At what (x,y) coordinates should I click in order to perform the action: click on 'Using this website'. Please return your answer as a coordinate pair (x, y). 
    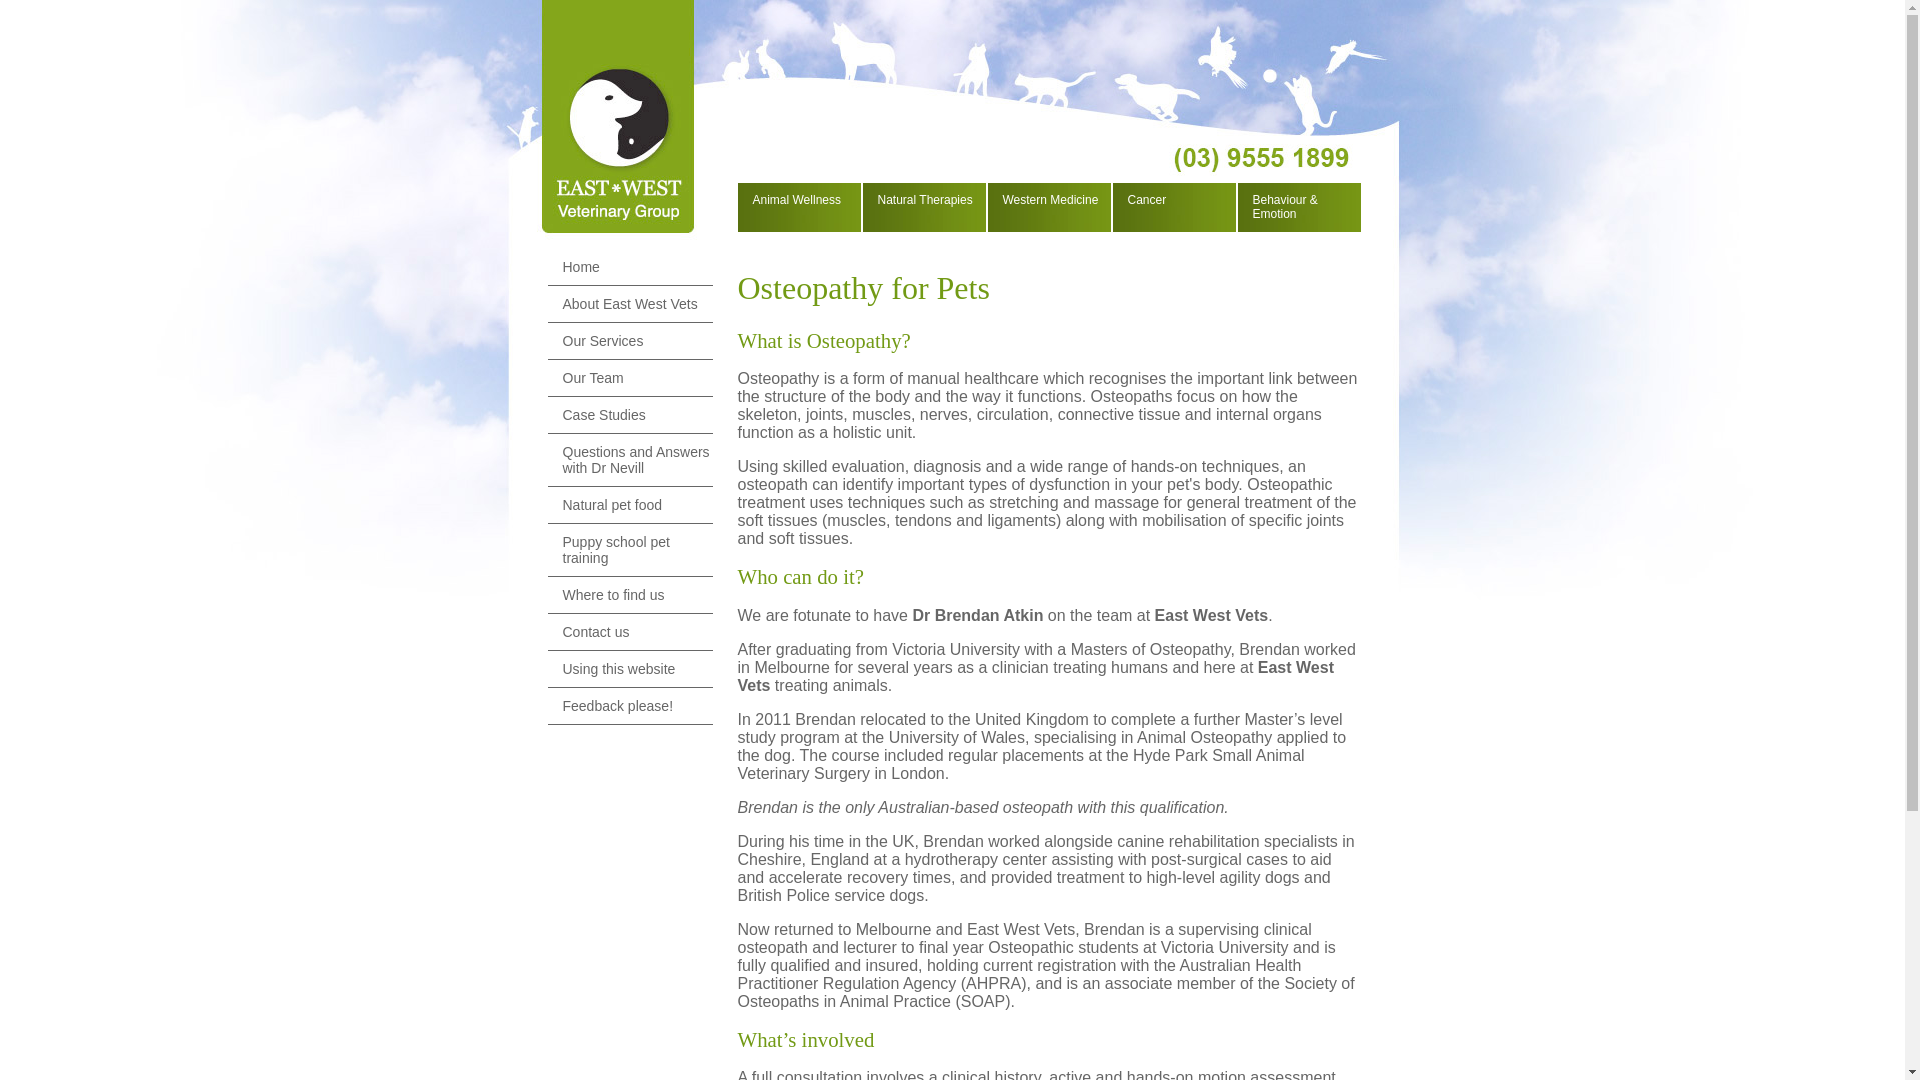
    Looking at the image, I should click on (547, 669).